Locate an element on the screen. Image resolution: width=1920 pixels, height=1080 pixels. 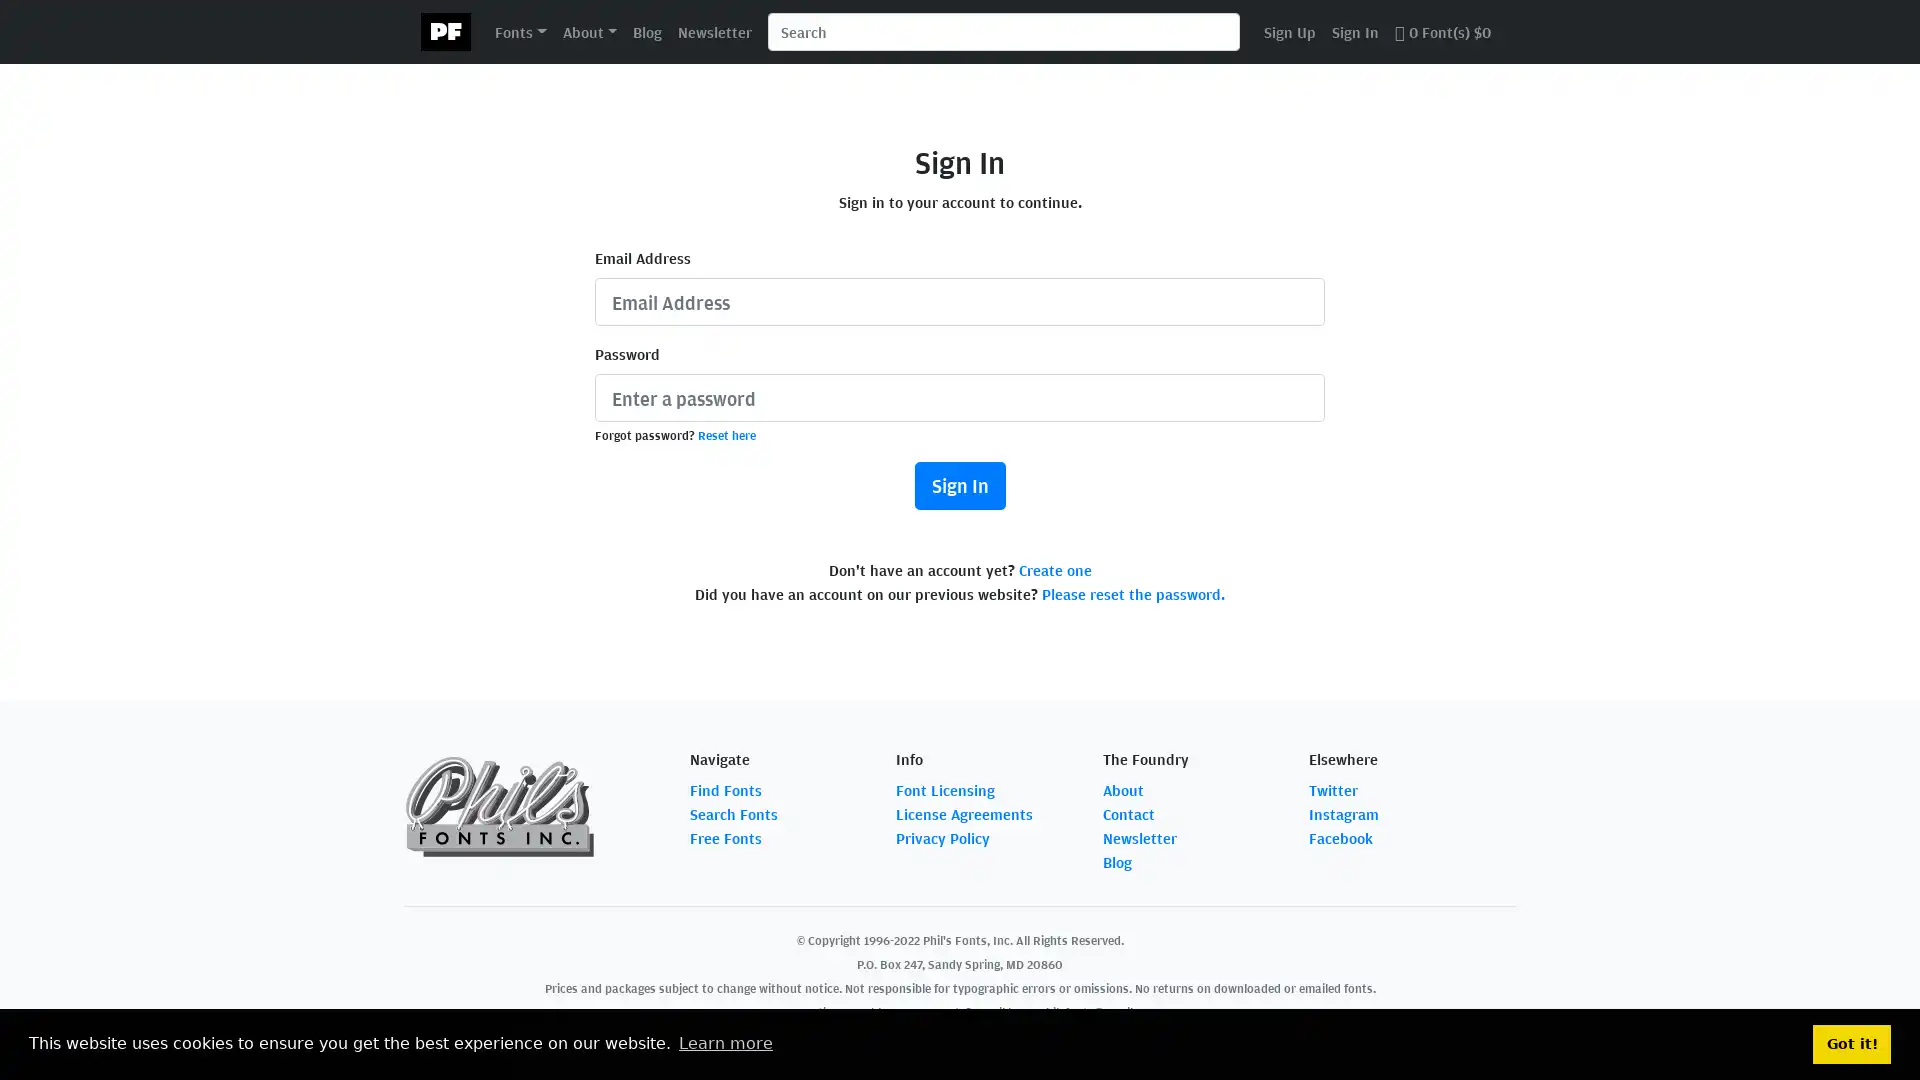
Sign In is located at coordinates (958, 486).